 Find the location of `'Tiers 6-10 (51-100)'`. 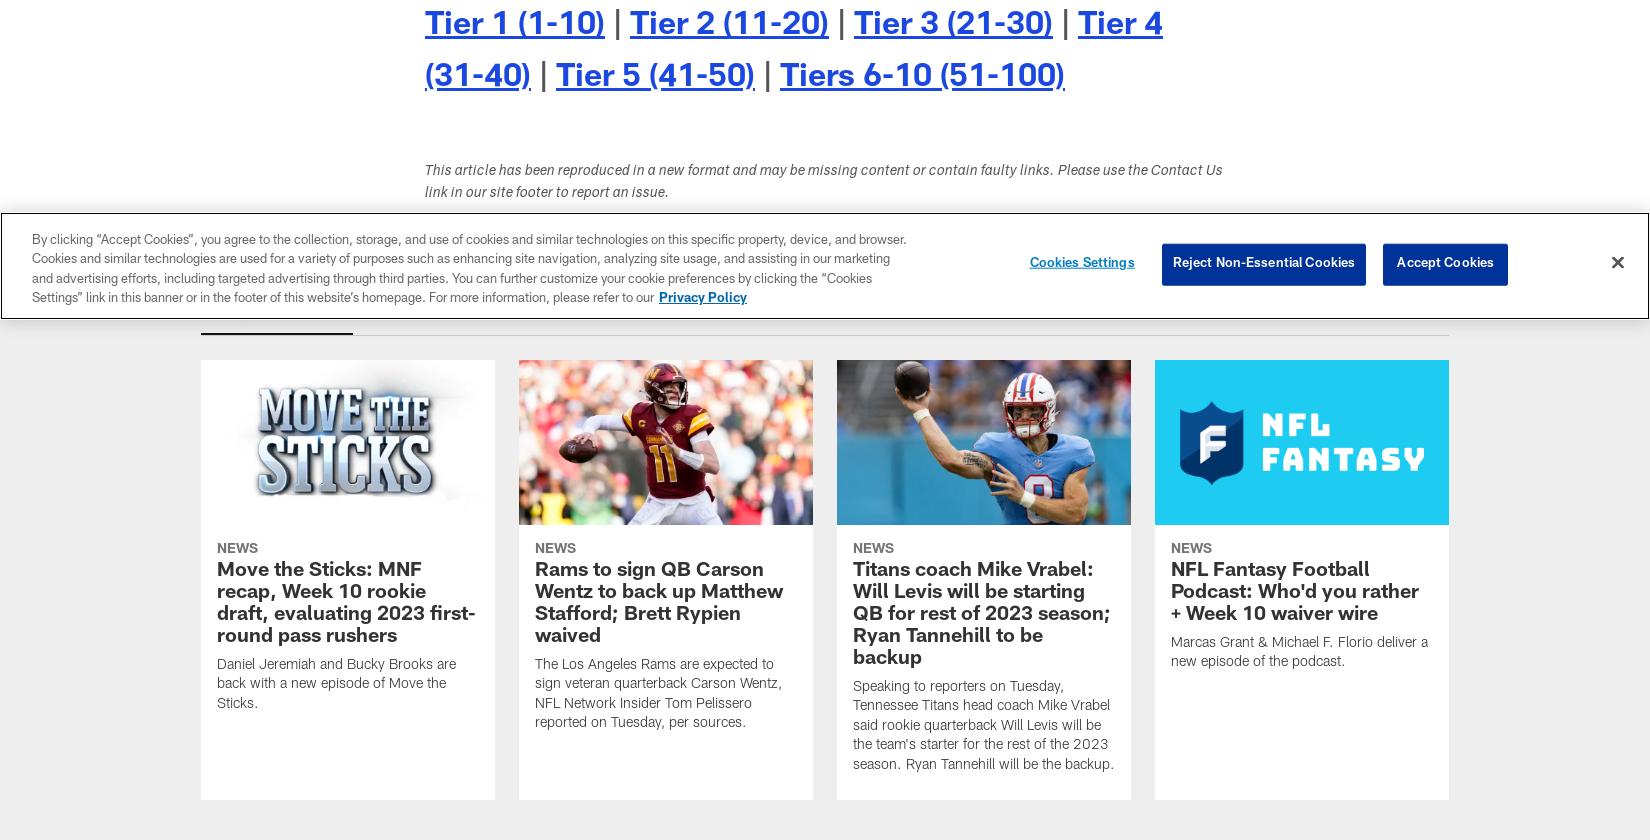

'Tiers 6-10 (51-100)' is located at coordinates (922, 78).